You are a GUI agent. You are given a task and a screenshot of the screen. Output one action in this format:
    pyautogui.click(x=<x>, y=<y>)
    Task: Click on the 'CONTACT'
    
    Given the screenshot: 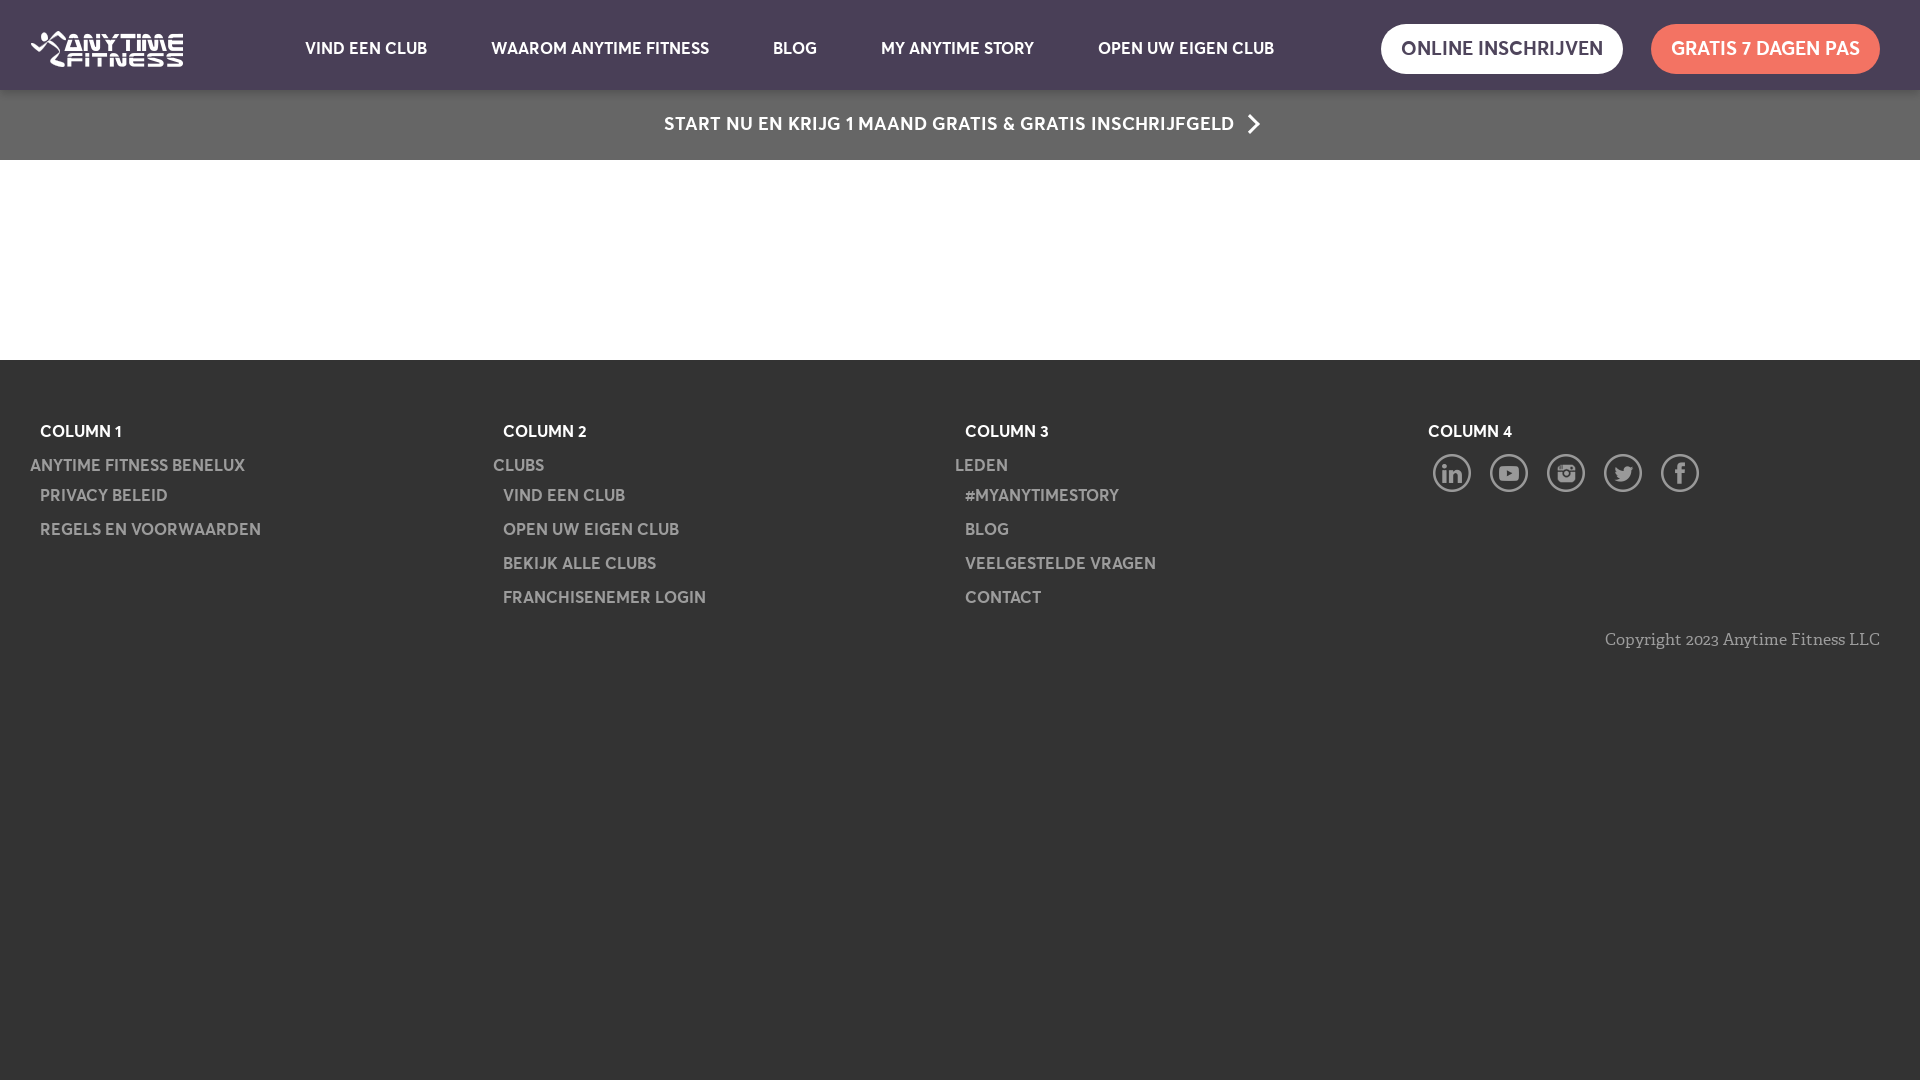 What is the action you would take?
    pyautogui.click(x=1003, y=596)
    